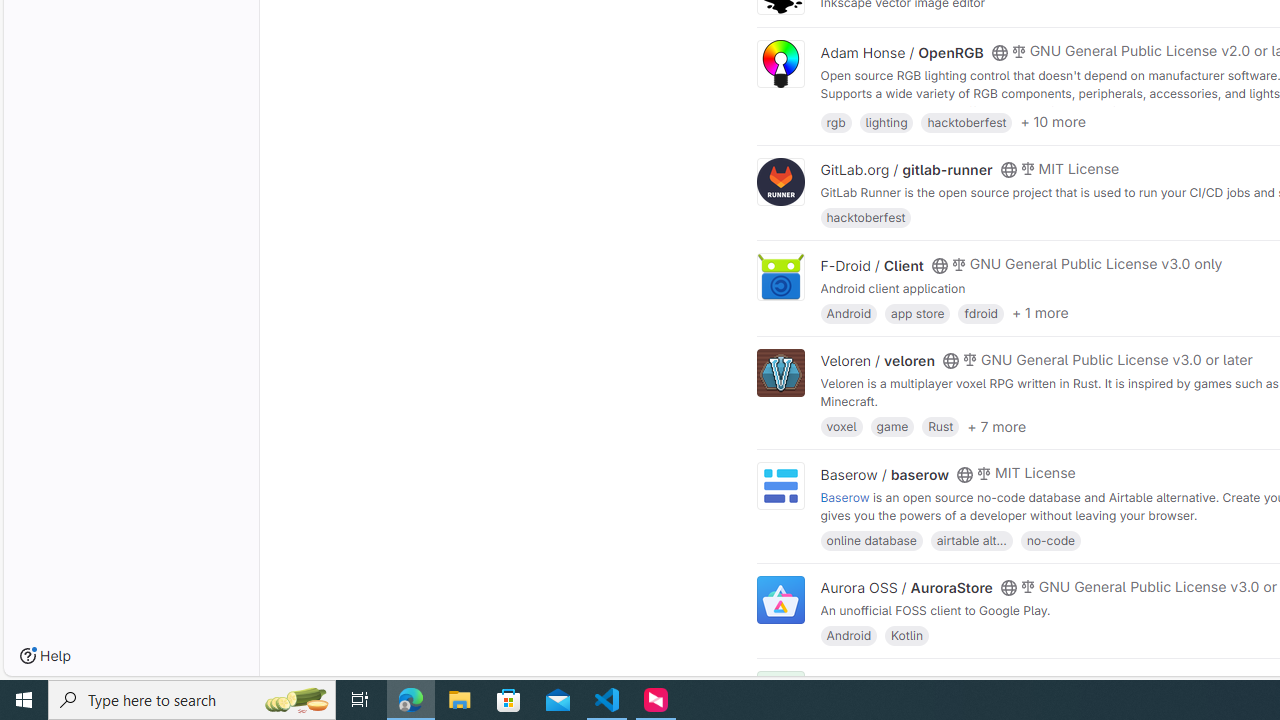 This screenshot has width=1280, height=720. Describe the element at coordinates (885, 121) in the screenshot. I see `'lighting'` at that location.